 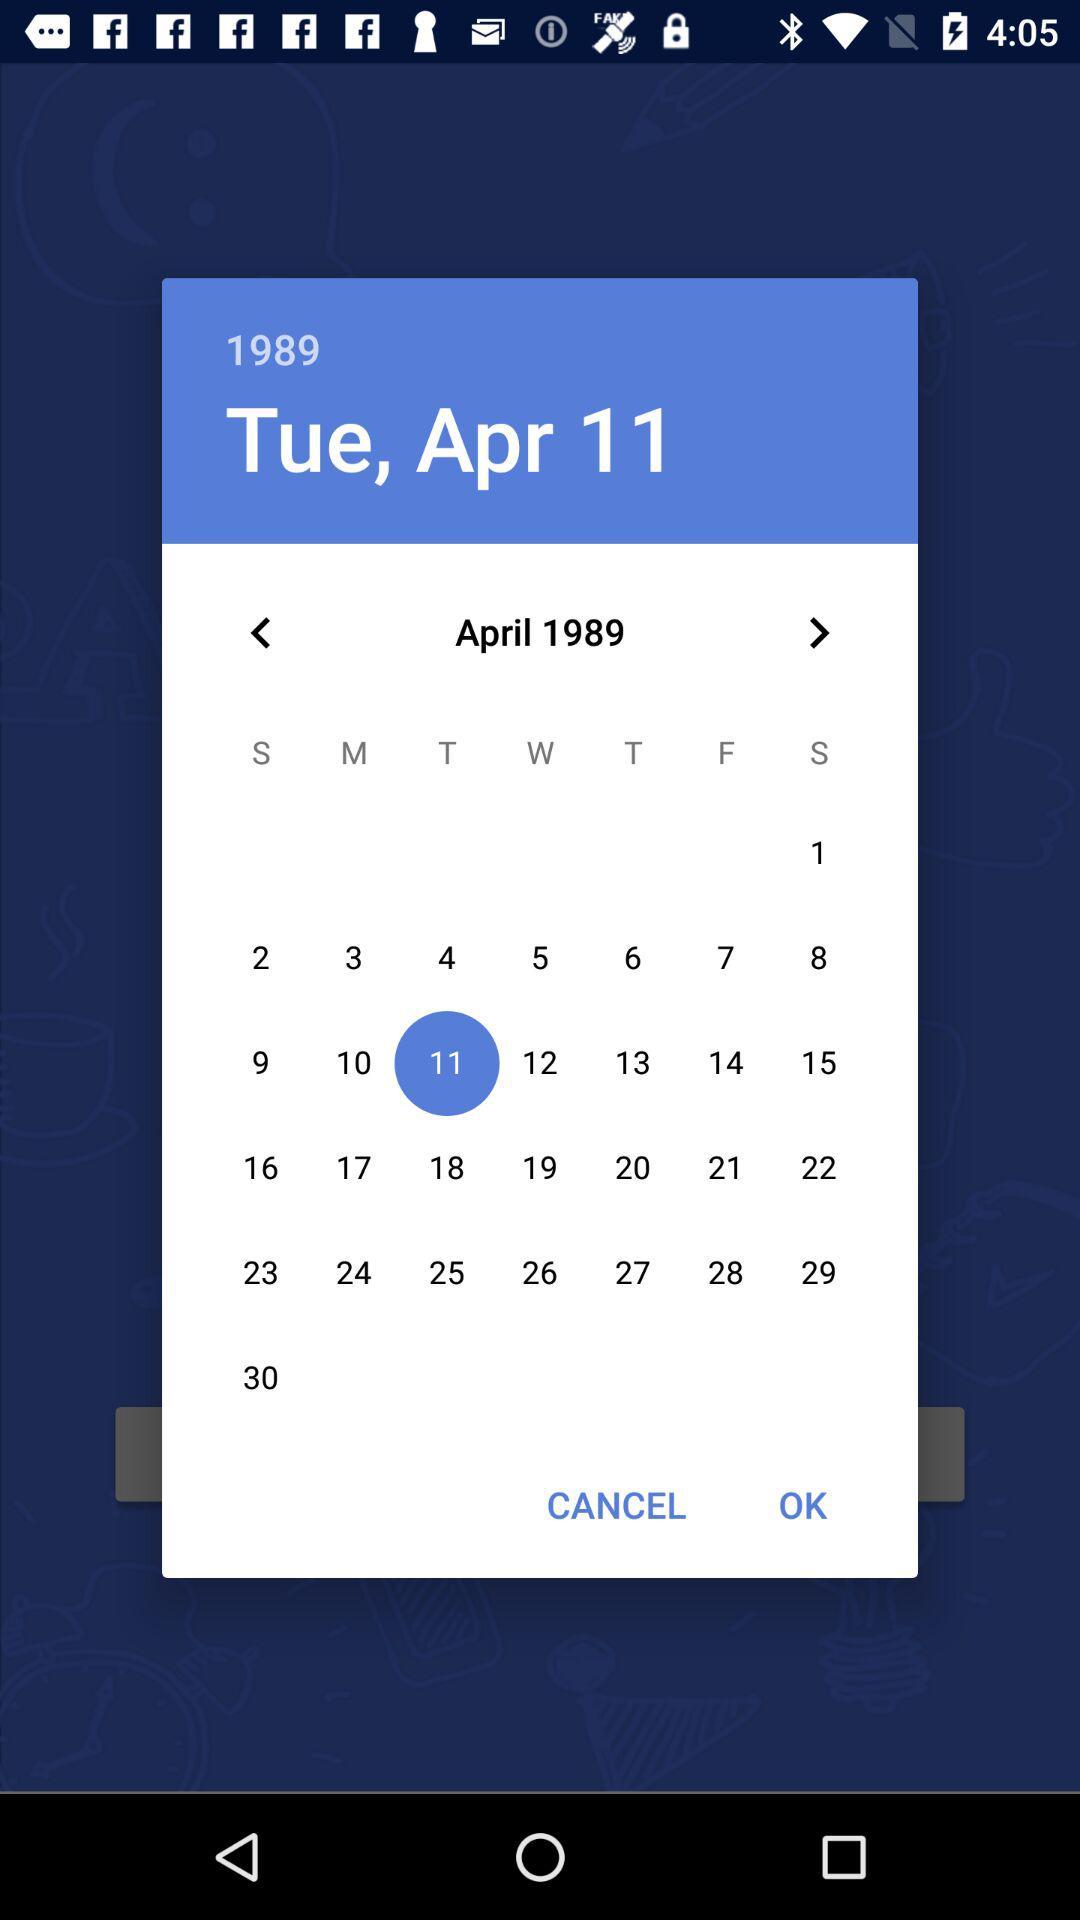 What do you see at coordinates (801, 1504) in the screenshot?
I see `item to the right of cancel icon` at bounding box center [801, 1504].